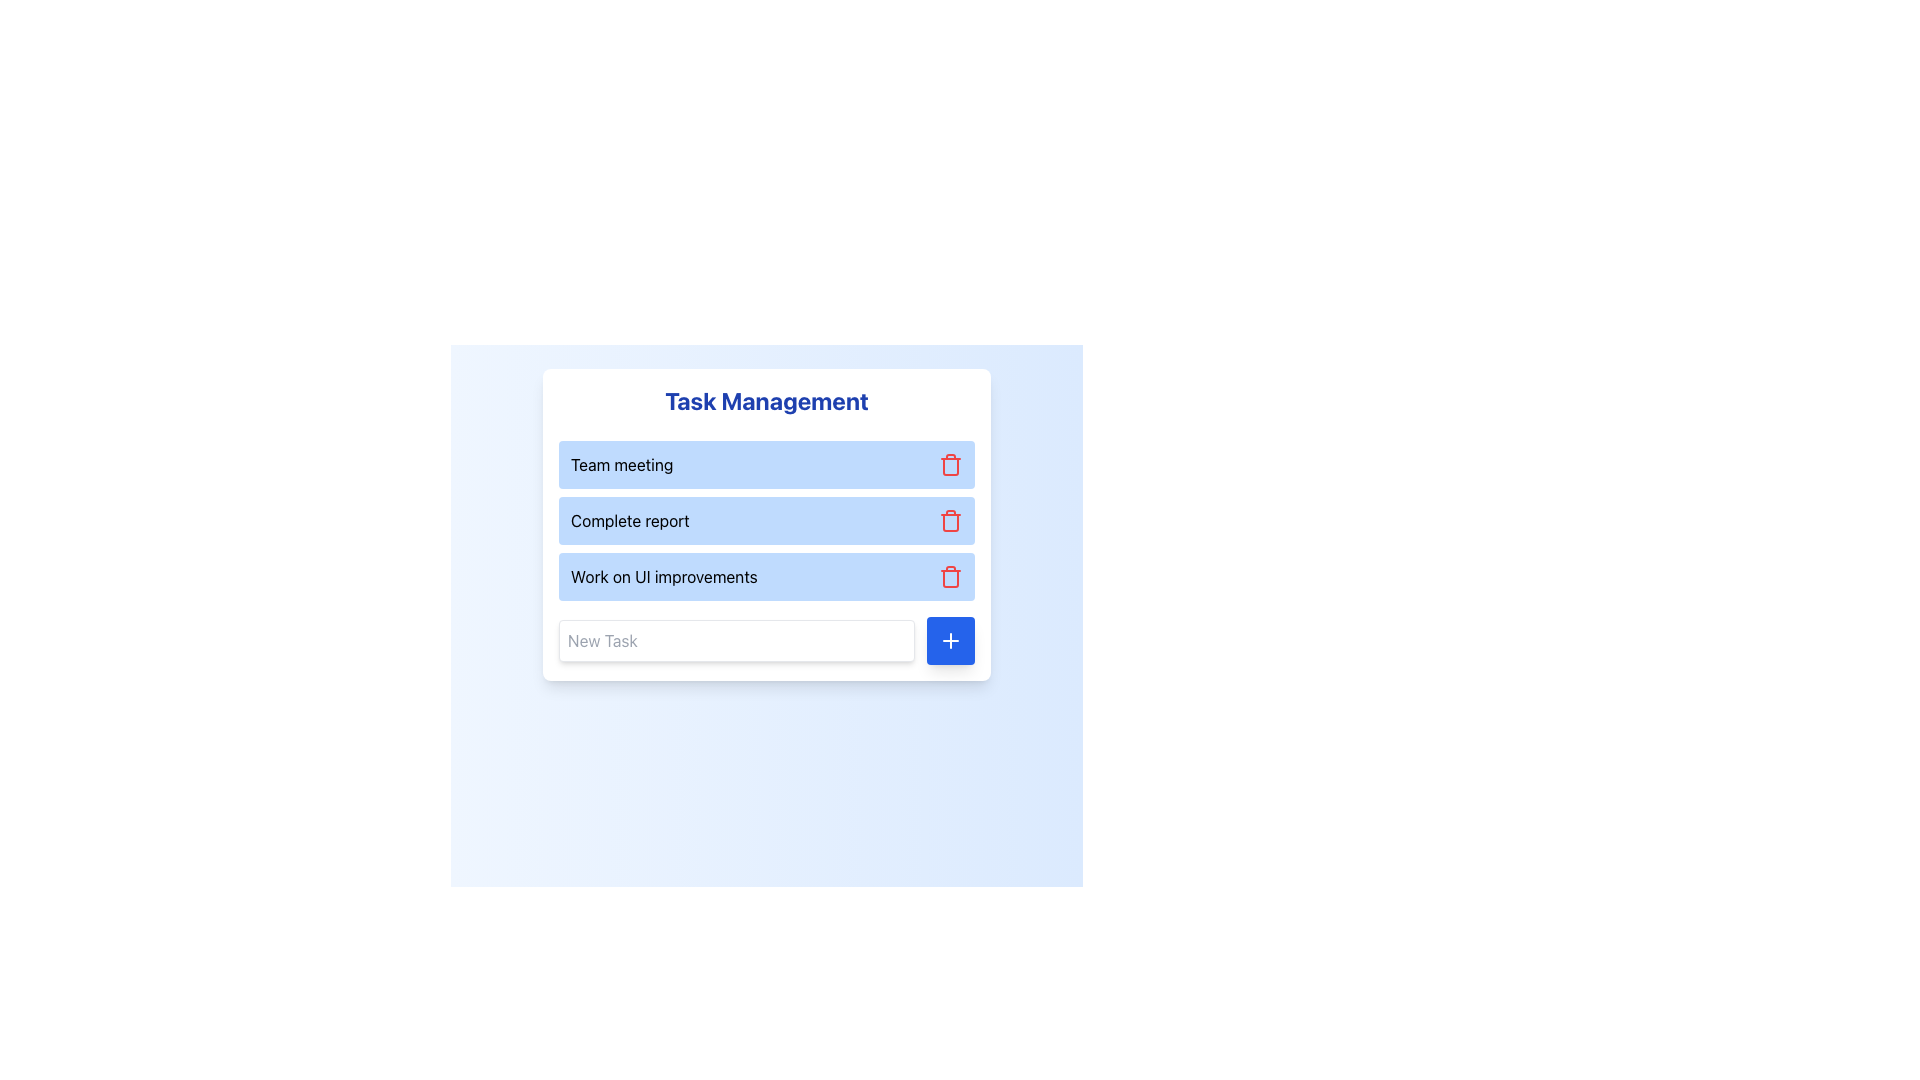 Image resolution: width=1920 pixels, height=1080 pixels. Describe the element at coordinates (664, 577) in the screenshot. I see `the text label displaying 'Work on UI improvements', which is prominently placed in a light blue rounded box within the task management interface` at that location.